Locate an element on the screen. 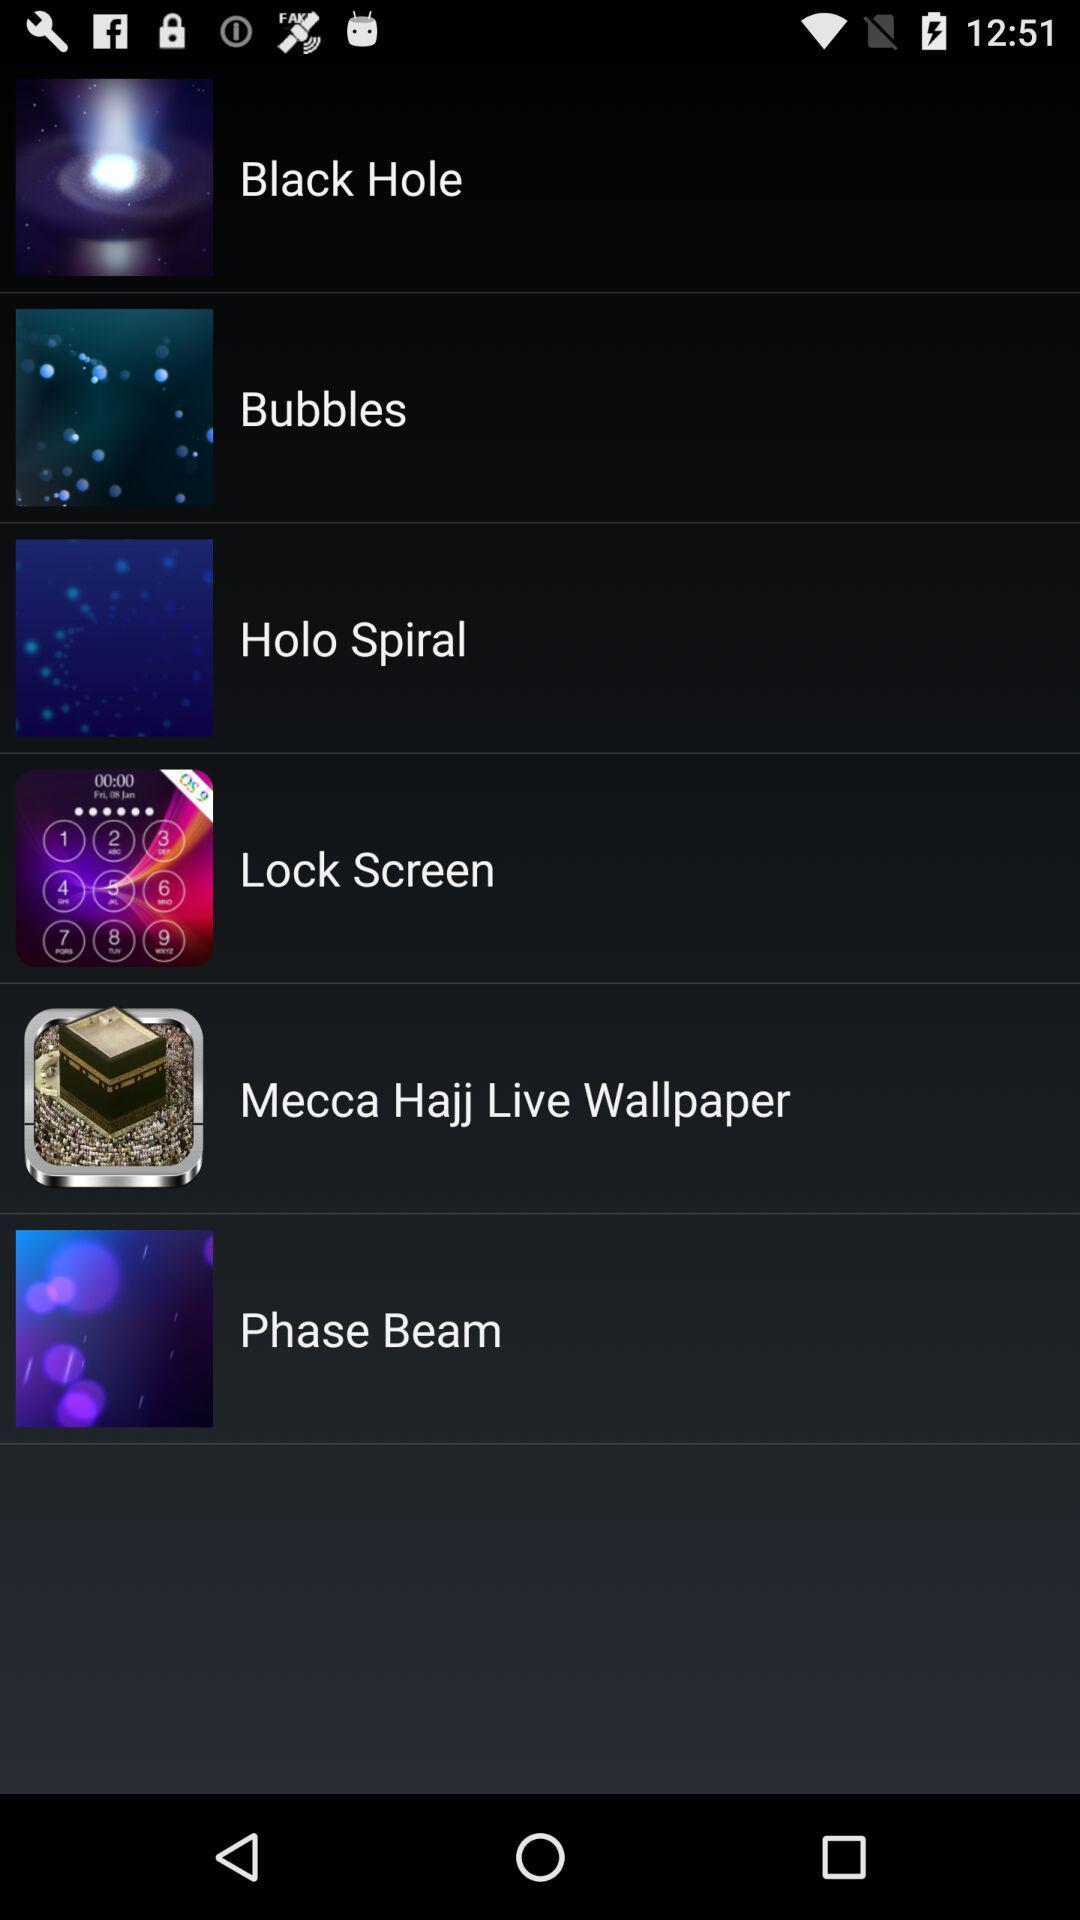 The image size is (1080, 1920). lock screen icon is located at coordinates (367, 868).